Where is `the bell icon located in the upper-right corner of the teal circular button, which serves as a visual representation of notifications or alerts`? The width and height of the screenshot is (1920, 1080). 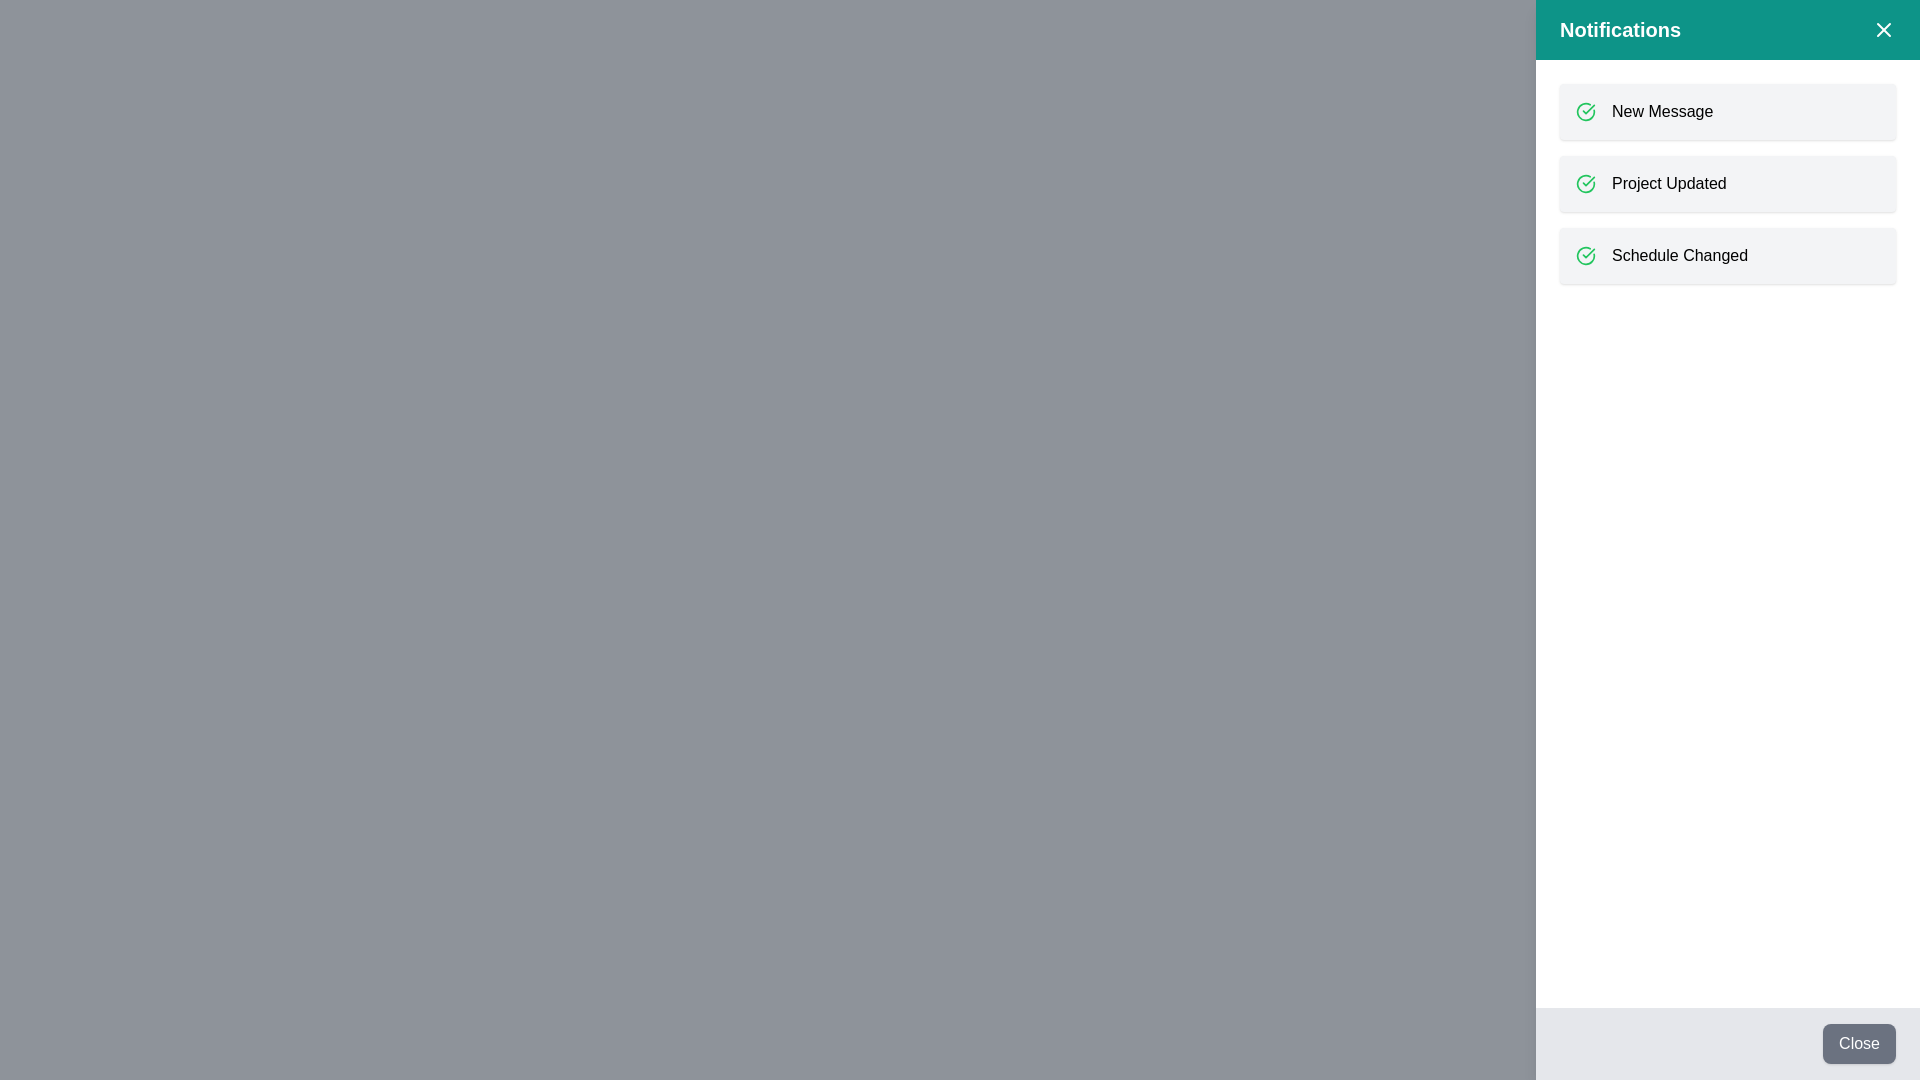
the bell icon located in the upper-right corner of the teal circular button, which serves as a visual representation of notifications or alerts is located at coordinates (1875, 43).